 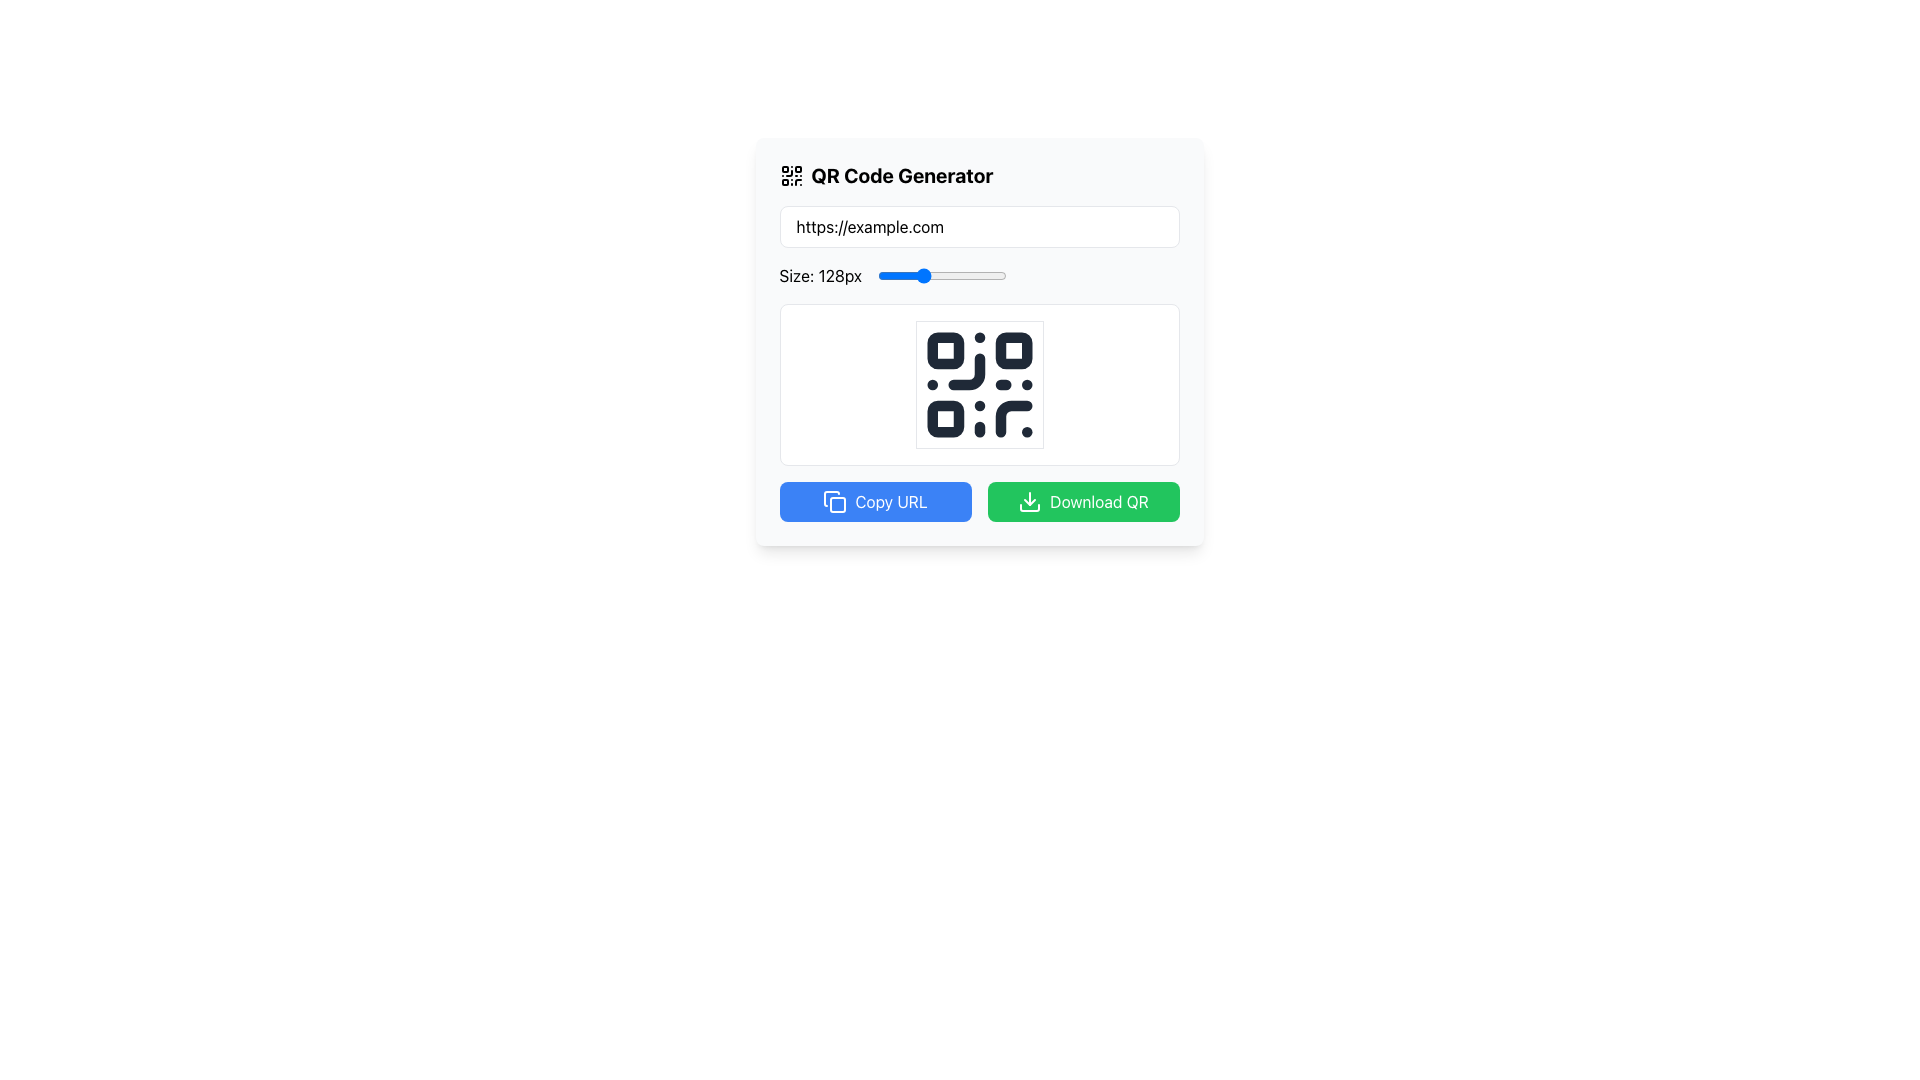 I want to click on the QR code size, so click(x=928, y=276).